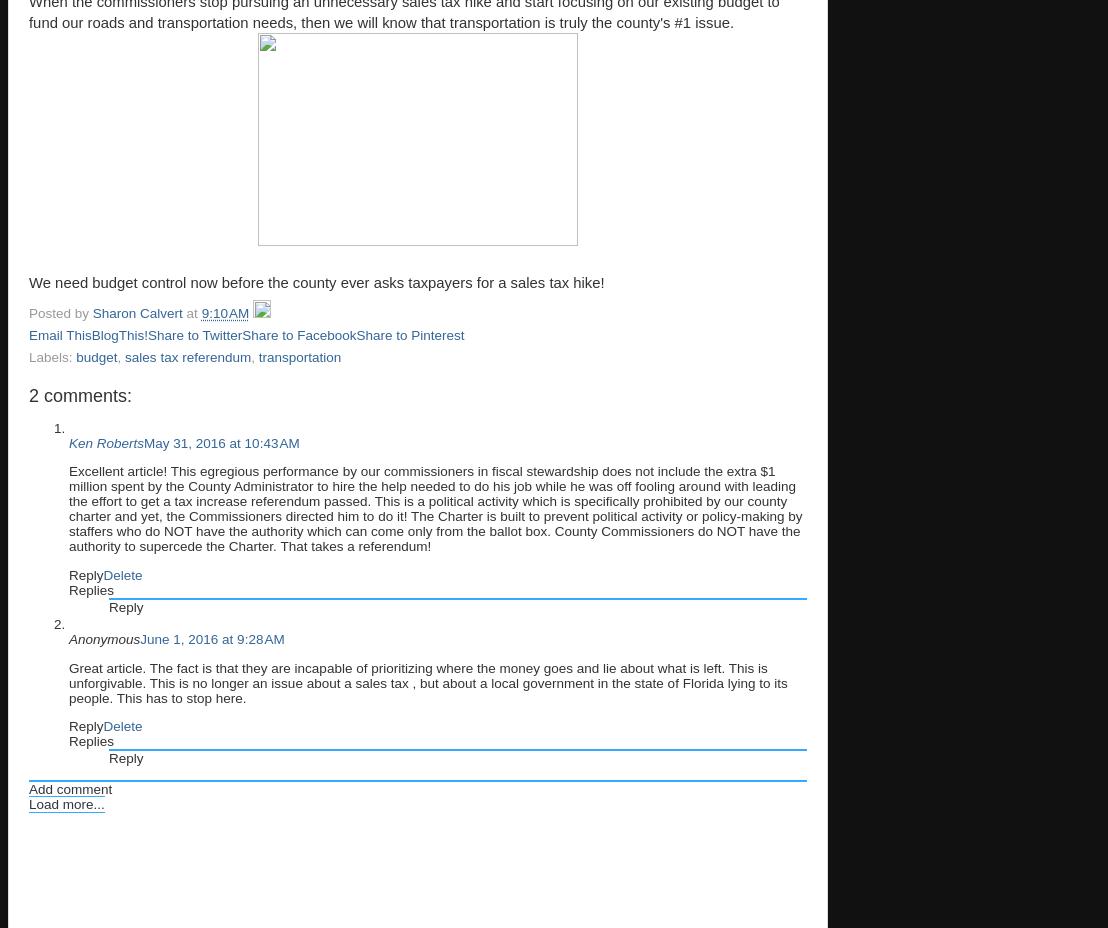 The height and width of the screenshot is (928, 1108). What do you see at coordinates (427, 682) in the screenshot?
I see `'Great article. The fact is that they are incapable of prioritizing where the money goes and lie about what is left. This is unforgivable. This is no longer an issue about a sales tax , but about a local government in the state of Florida lying to its people. This has to stop here.'` at bounding box center [427, 682].